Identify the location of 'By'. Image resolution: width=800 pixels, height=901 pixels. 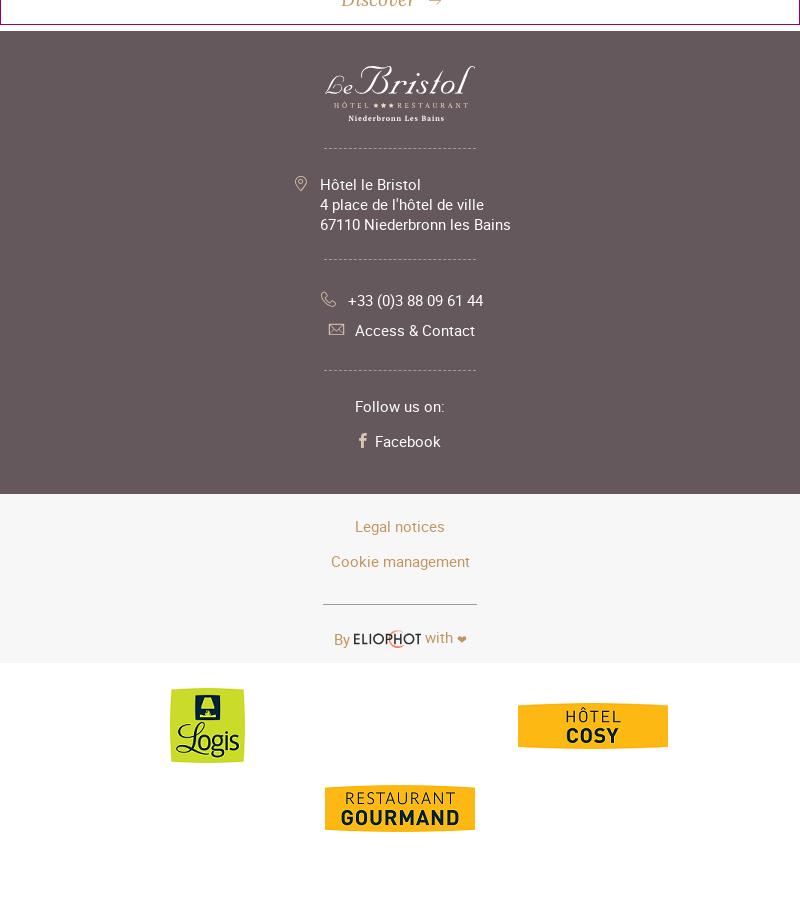
(341, 637).